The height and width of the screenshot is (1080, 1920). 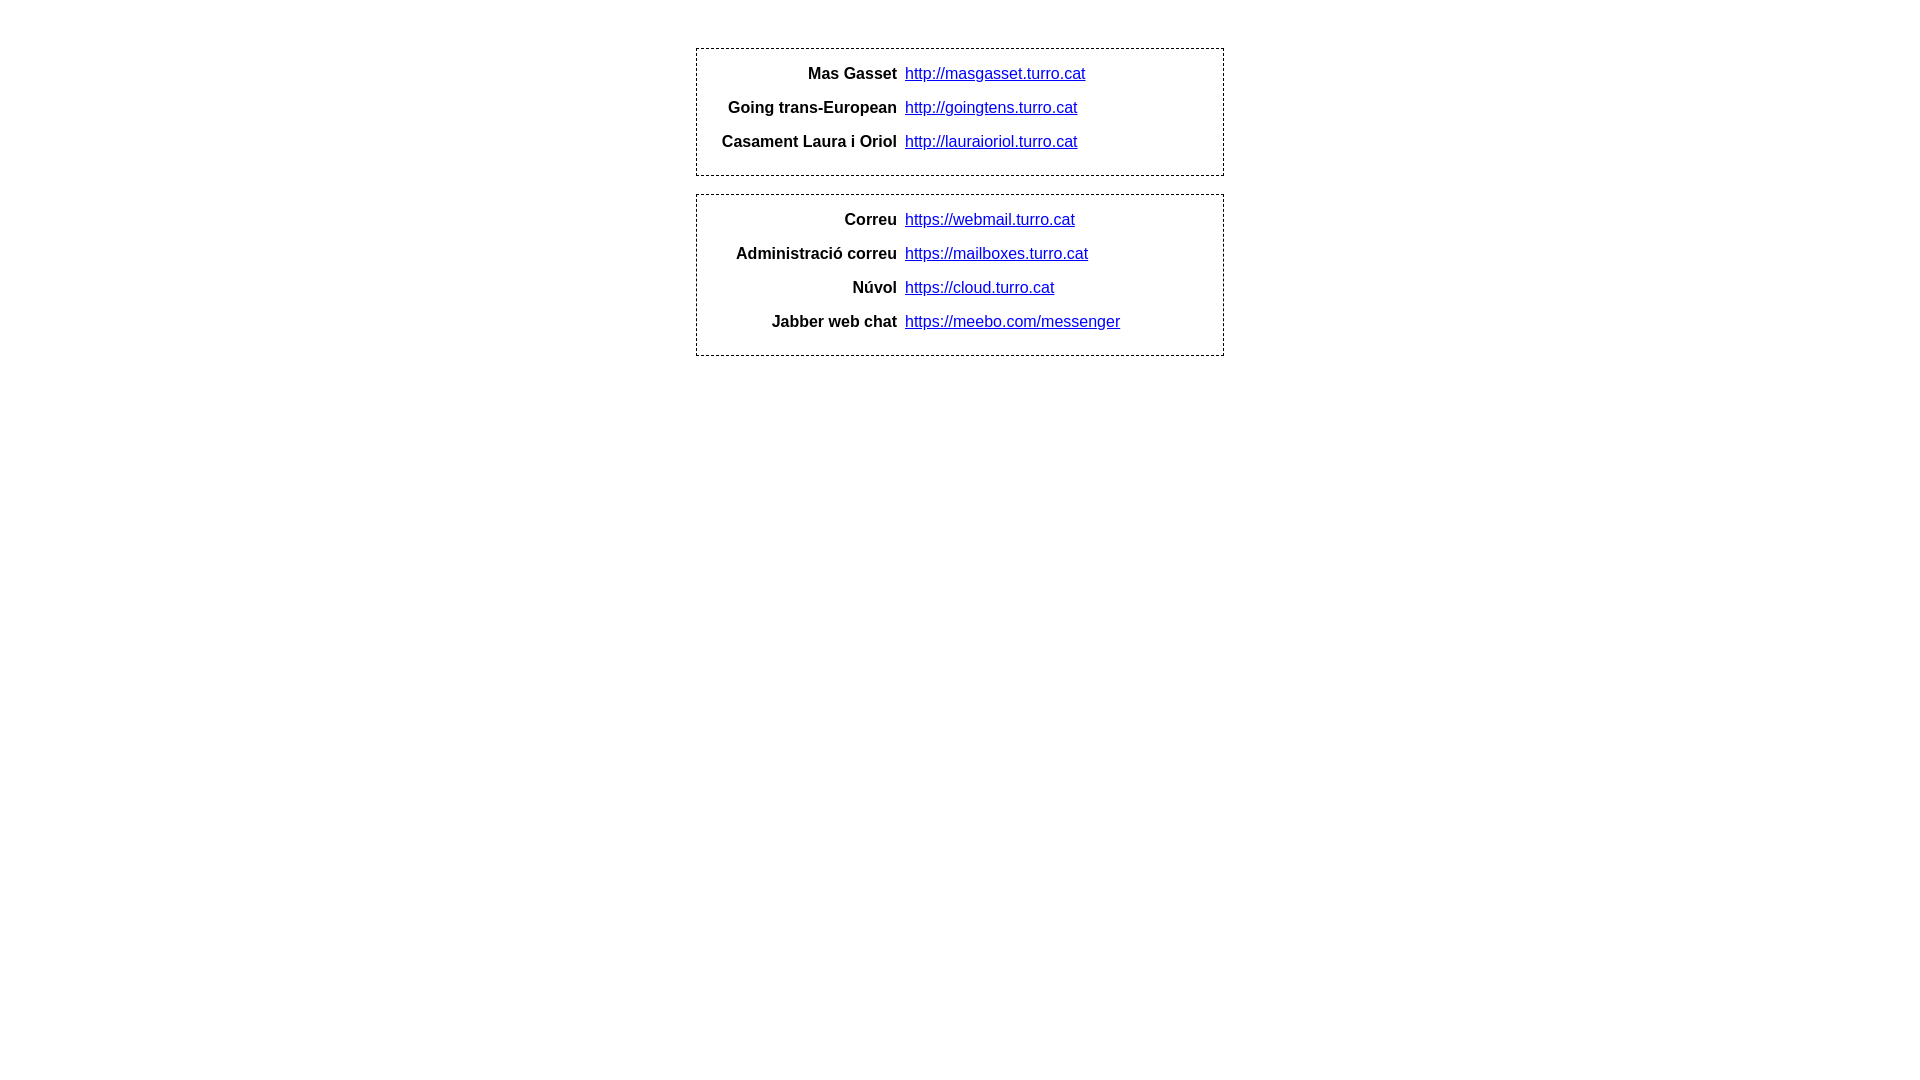 What do you see at coordinates (991, 140) in the screenshot?
I see `'http://lauraioriol.turro.cat'` at bounding box center [991, 140].